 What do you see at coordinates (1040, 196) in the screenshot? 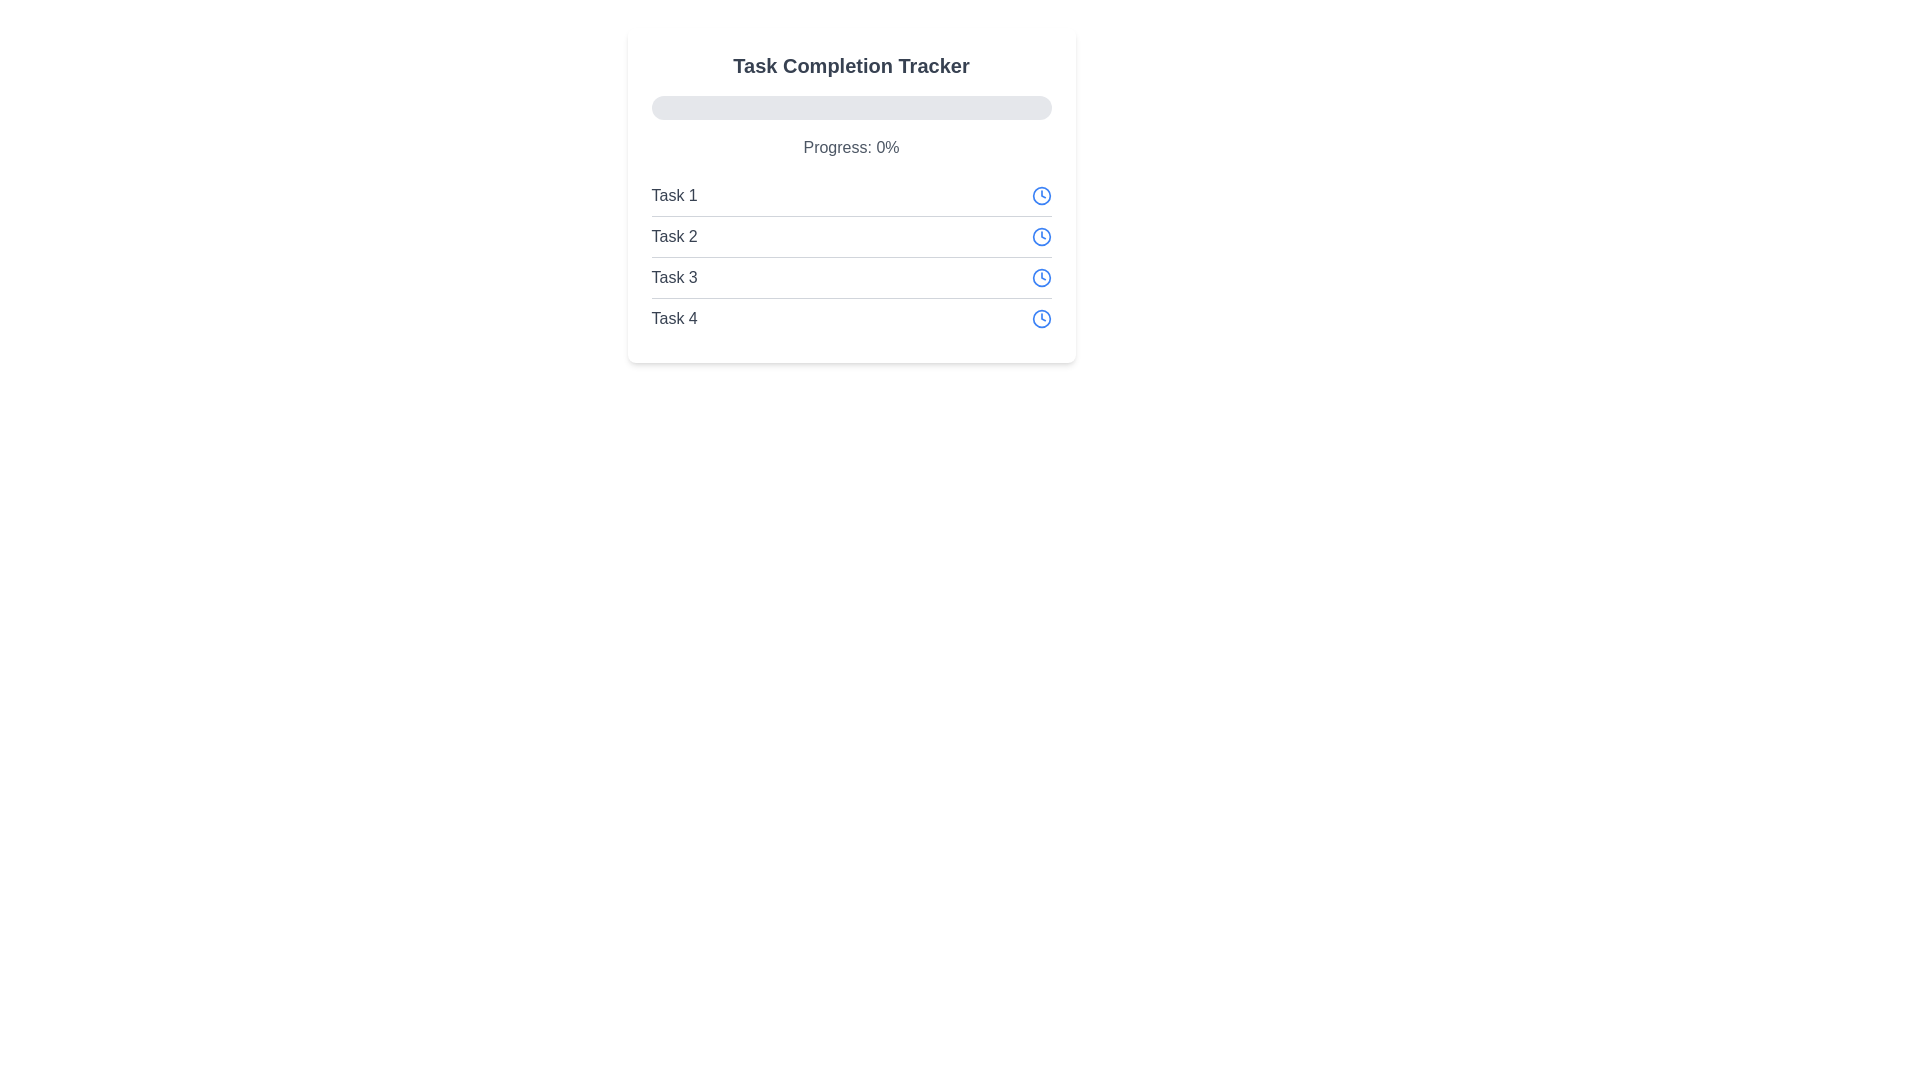
I see `the outer circle part of the clock-like icon representing the timer for Task 1 in the Task Completion Tracker interface` at bounding box center [1040, 196].